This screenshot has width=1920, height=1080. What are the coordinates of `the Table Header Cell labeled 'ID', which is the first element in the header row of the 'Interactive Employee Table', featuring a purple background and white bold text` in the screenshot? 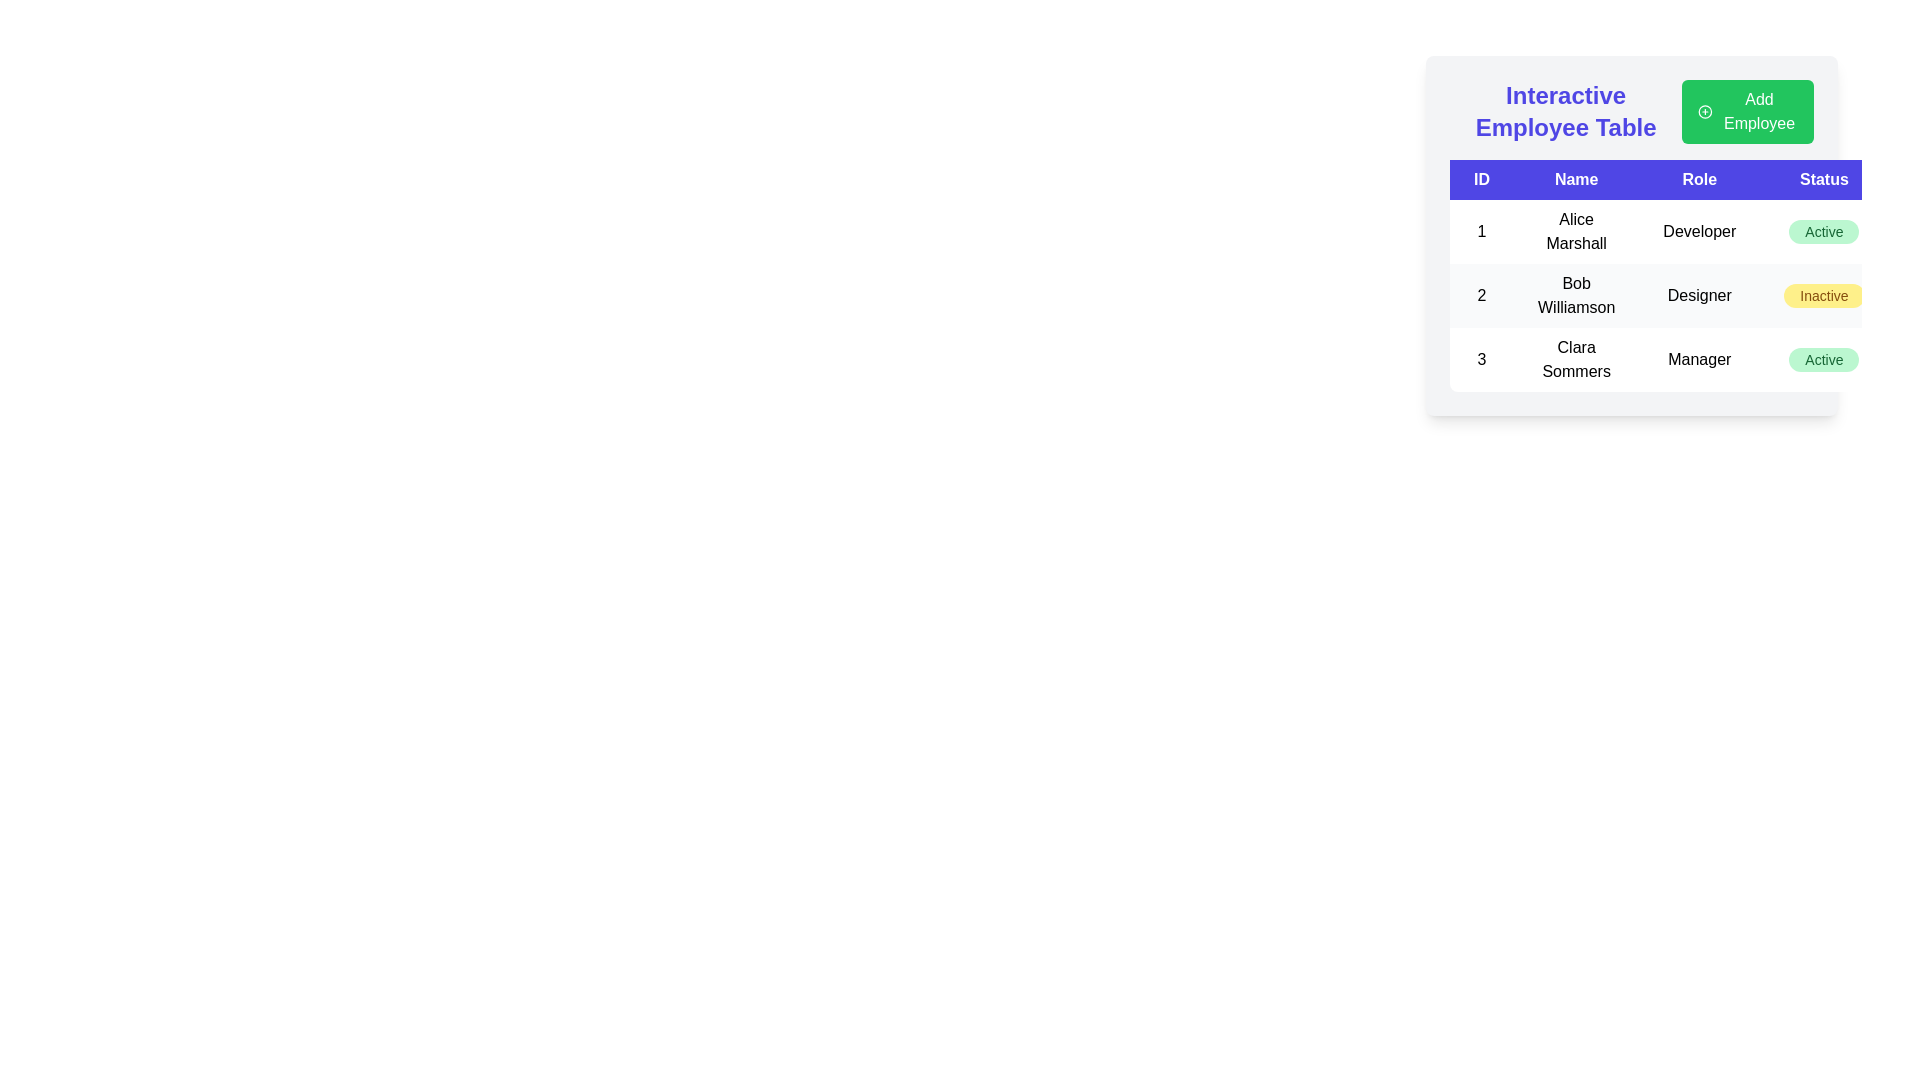 It's located at (1482, 180).